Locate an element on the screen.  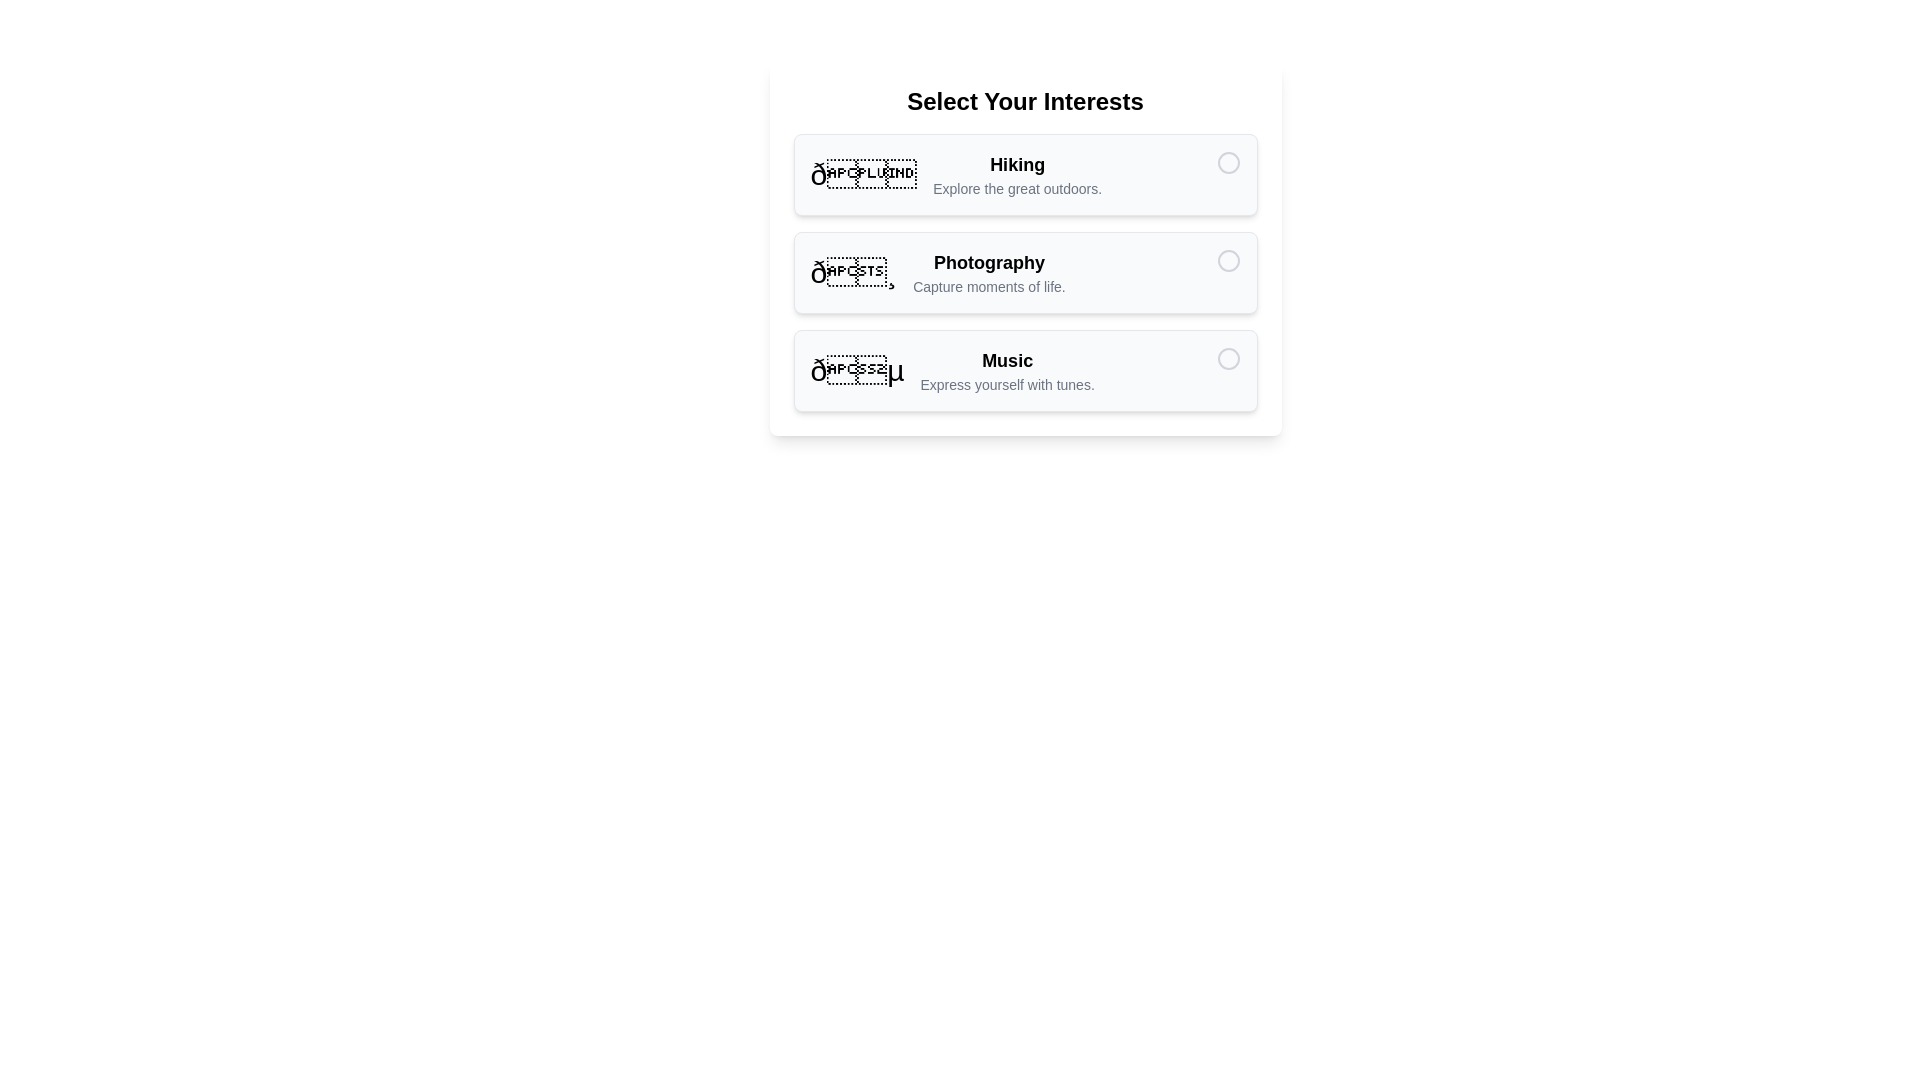
the item labeled Music is located at coordinates (1025, 370).